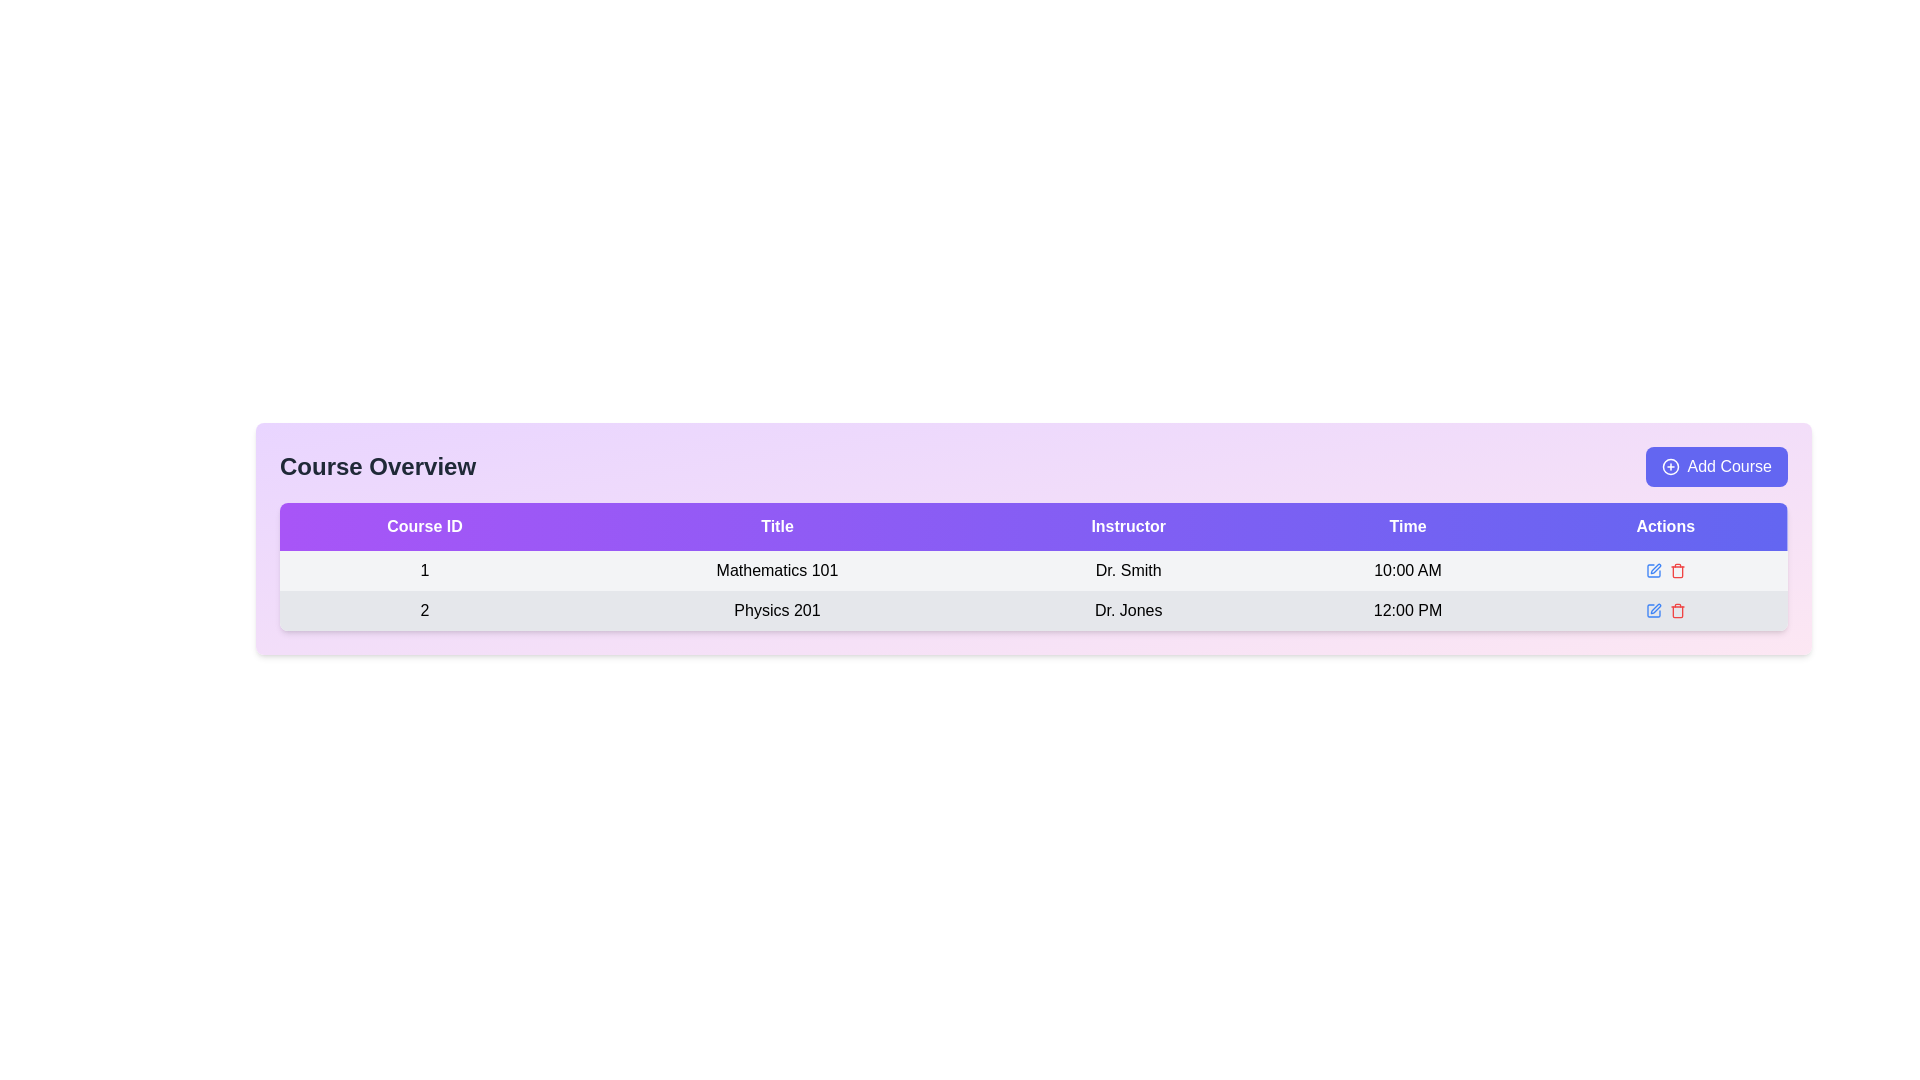 The image size is (1920, 1080). Describe the element at coordinates (1128, 609) in the screenshot. I see `the Table Cell displaying 'Dr. Jones' with a gray background and black text, located under the 'Instructor' column of the second row in the table` at that location.